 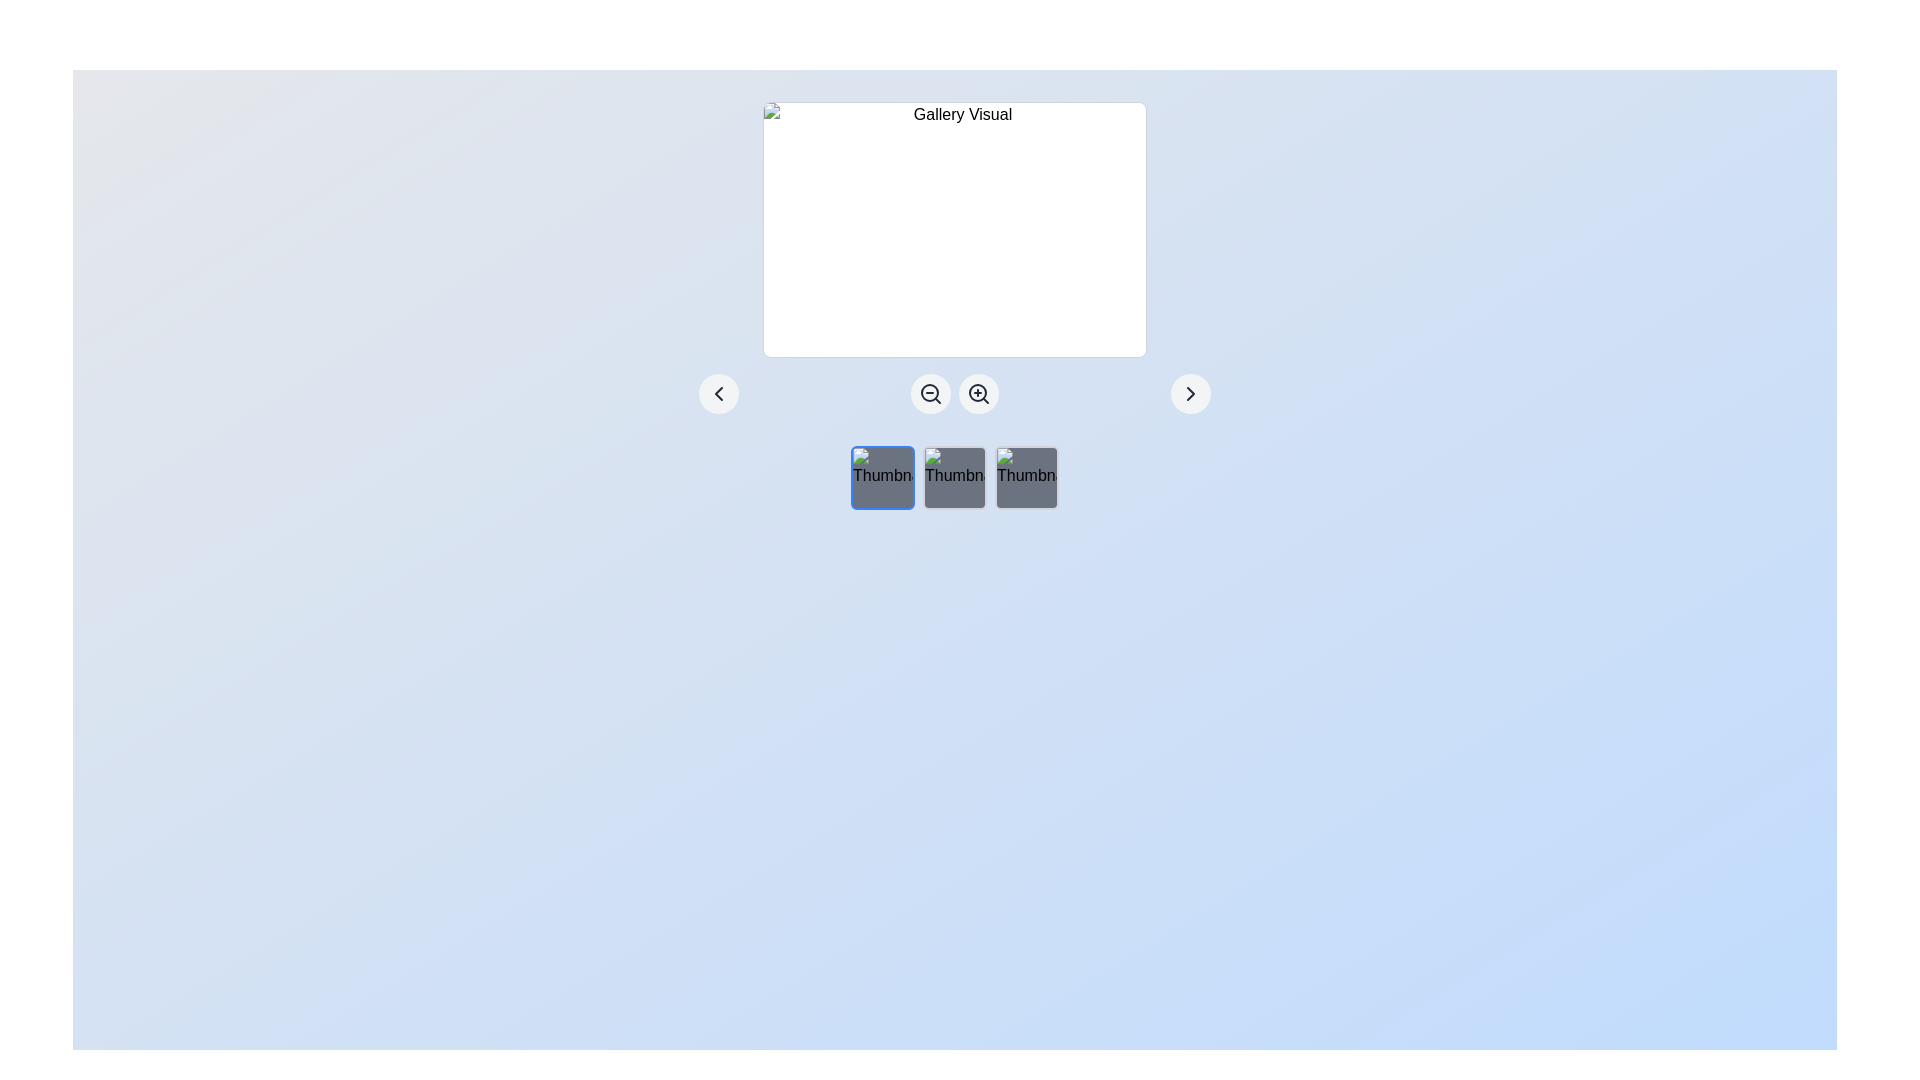 I want to click on the second button from the left in the horizontal arrangement below the 'Gallery Visual' area to zoom in on the displayed content or image, so click(x=979, y=393).